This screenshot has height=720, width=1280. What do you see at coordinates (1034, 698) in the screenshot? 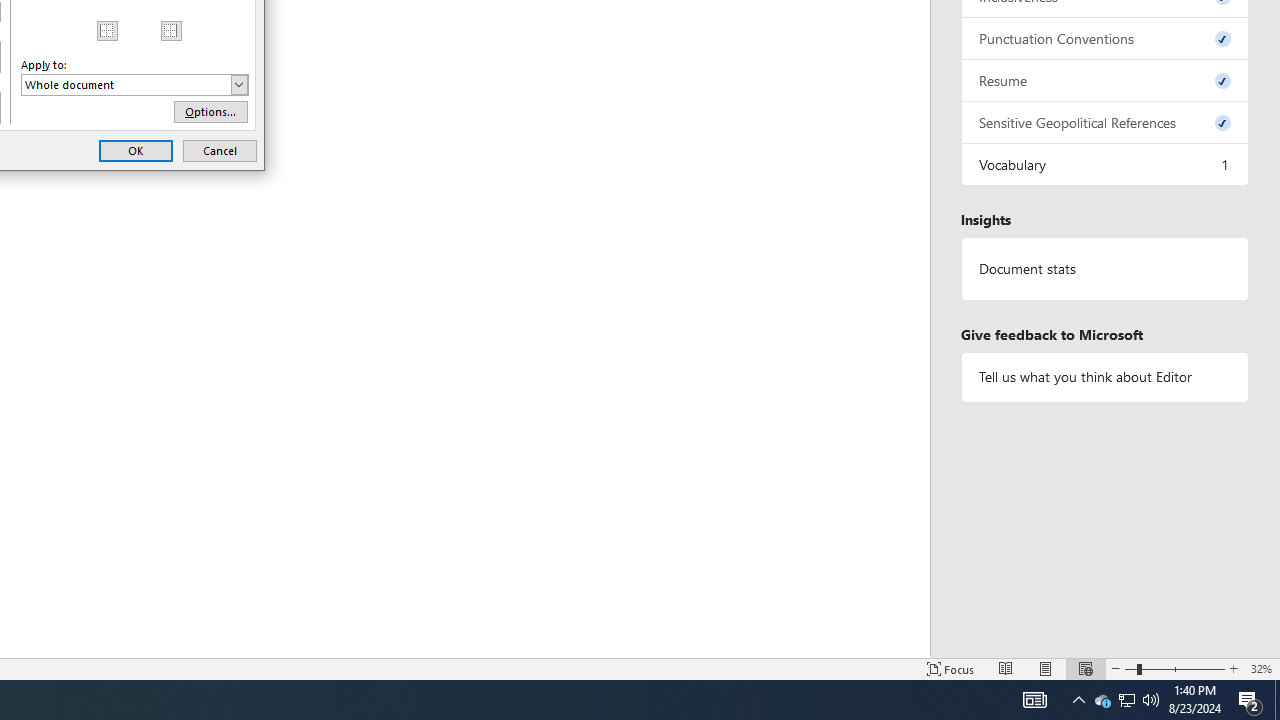
I see `'AutomationID: 4105'` at bounding box center [1034, 698].